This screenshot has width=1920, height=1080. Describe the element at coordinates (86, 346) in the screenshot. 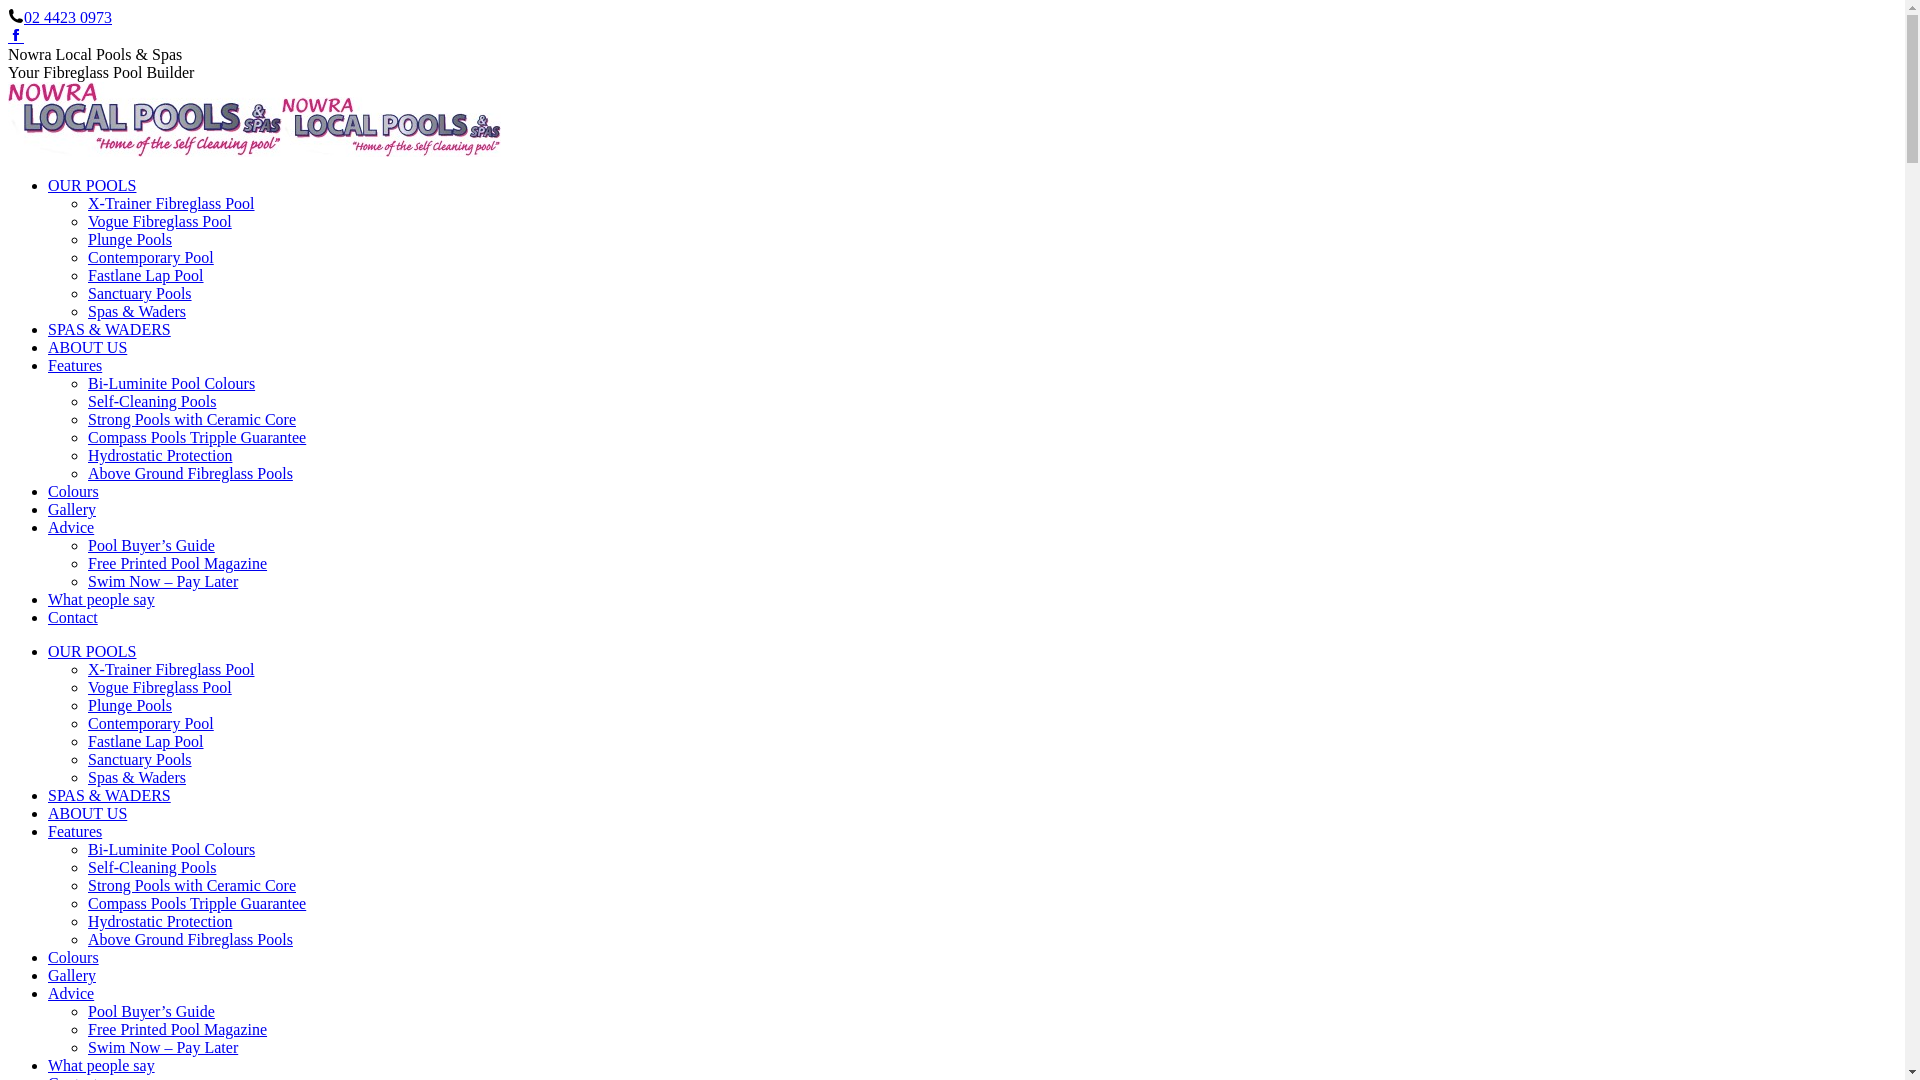

I see `'ABOUT US'` at that location.